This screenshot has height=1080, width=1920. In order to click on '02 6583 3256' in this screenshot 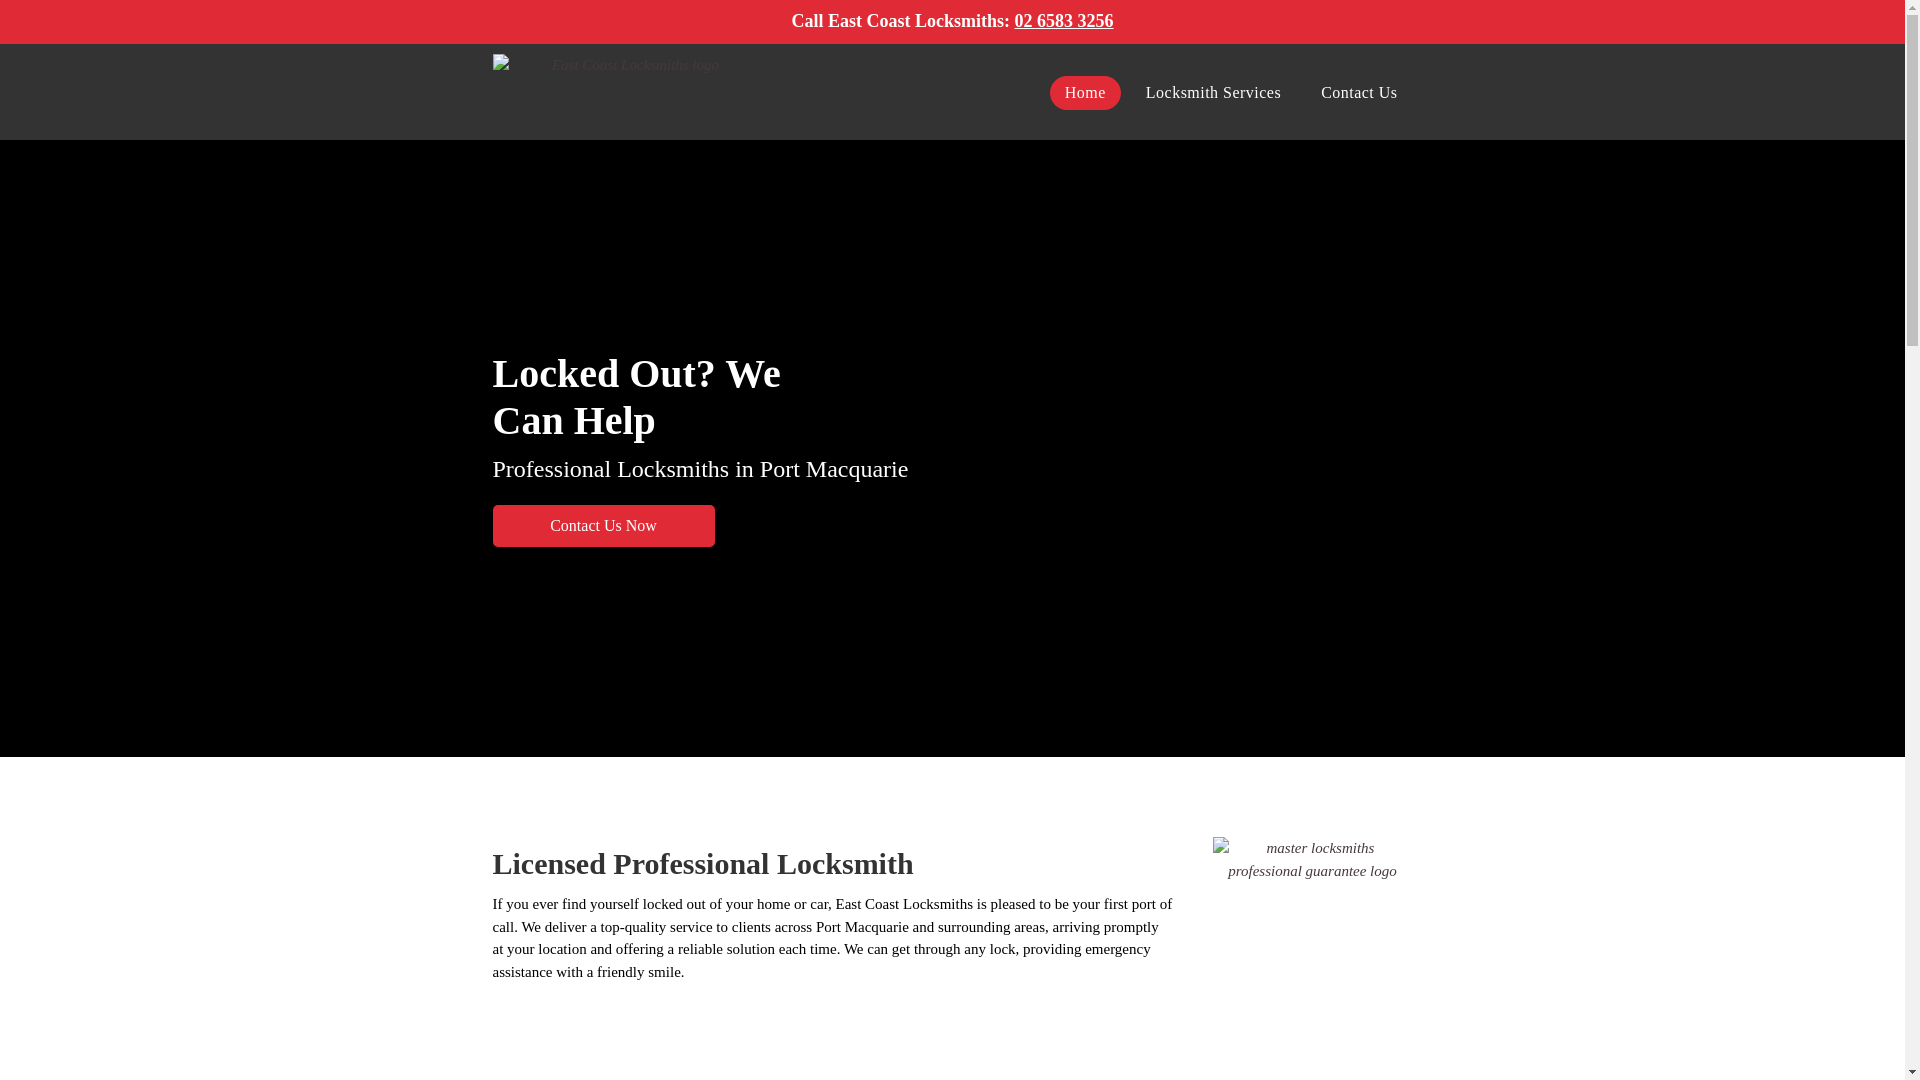, I will do `click(1062, 20)`.